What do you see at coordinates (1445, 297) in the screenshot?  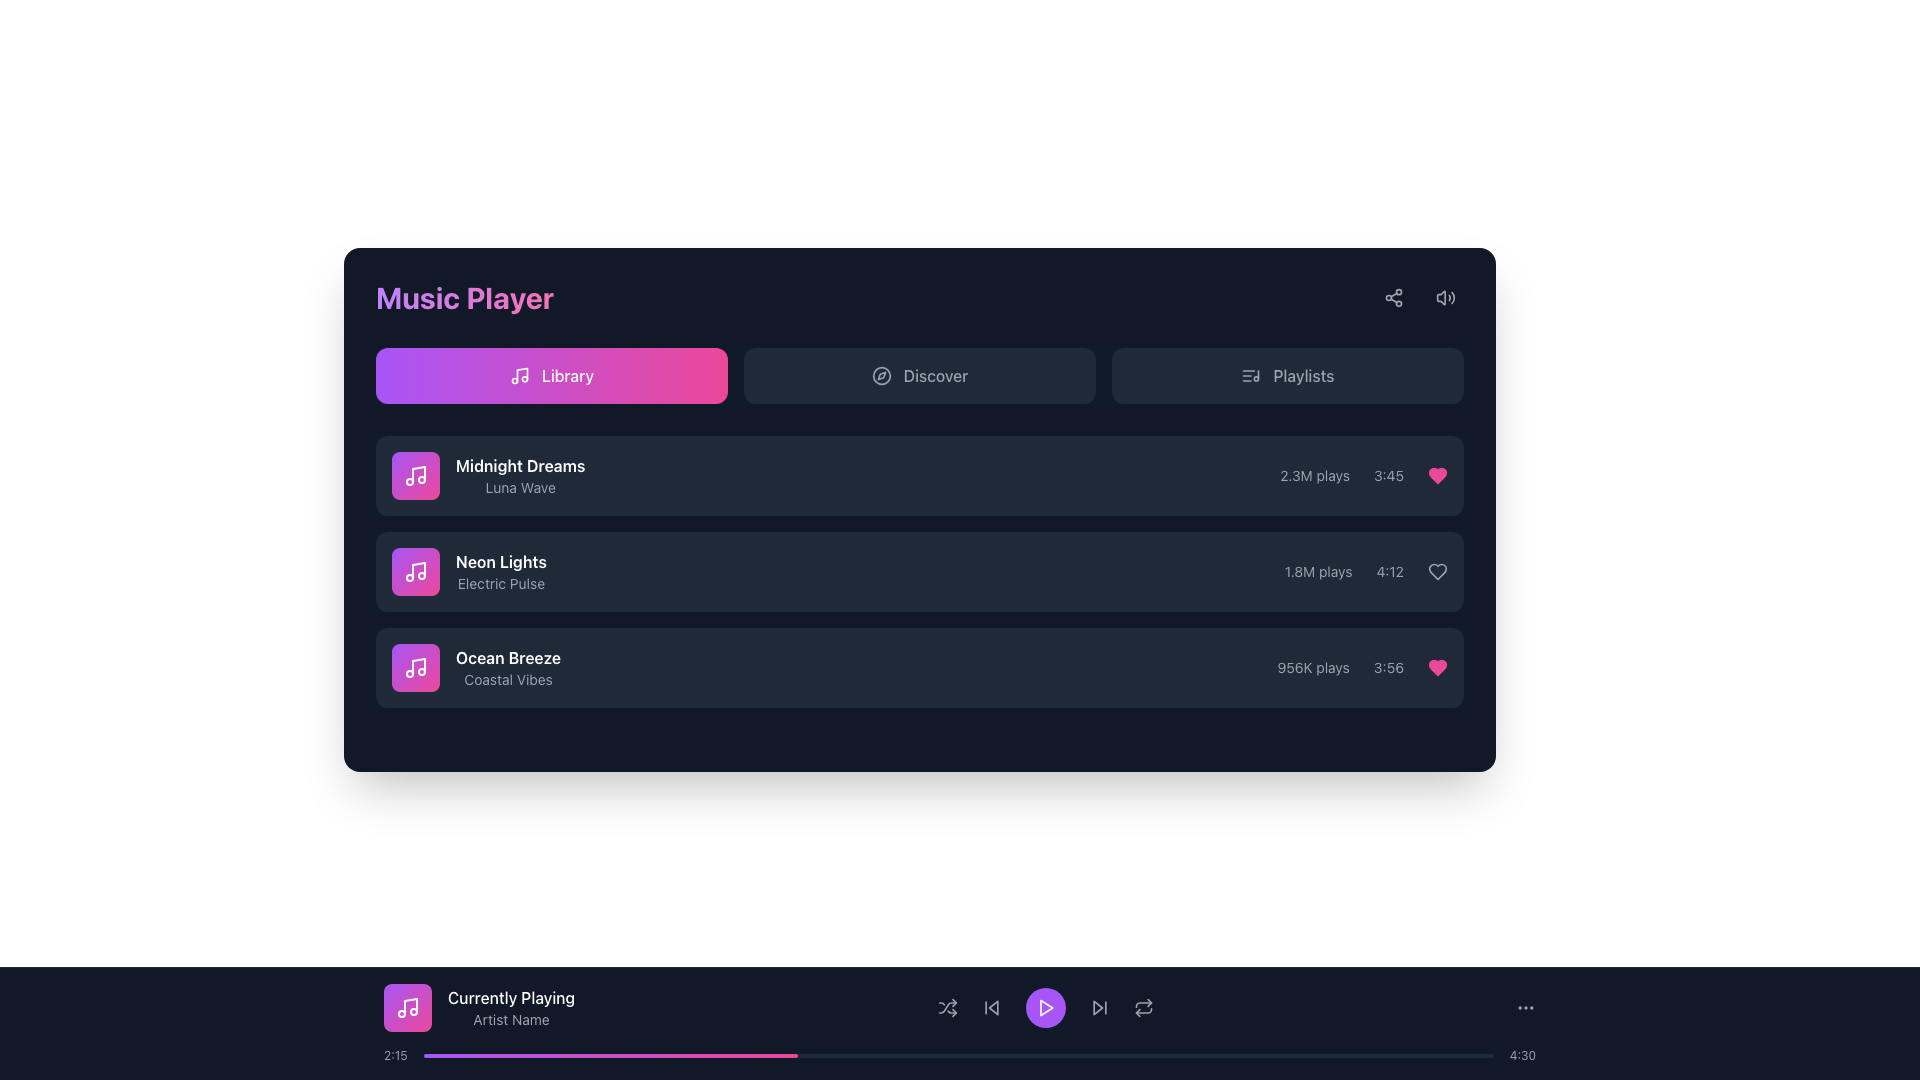 I see `the sound volume icon located in the top-right corner of the main interface panel, which is styled in medium gray and changes to purple when hovered` at bounding box center [1445, 297].